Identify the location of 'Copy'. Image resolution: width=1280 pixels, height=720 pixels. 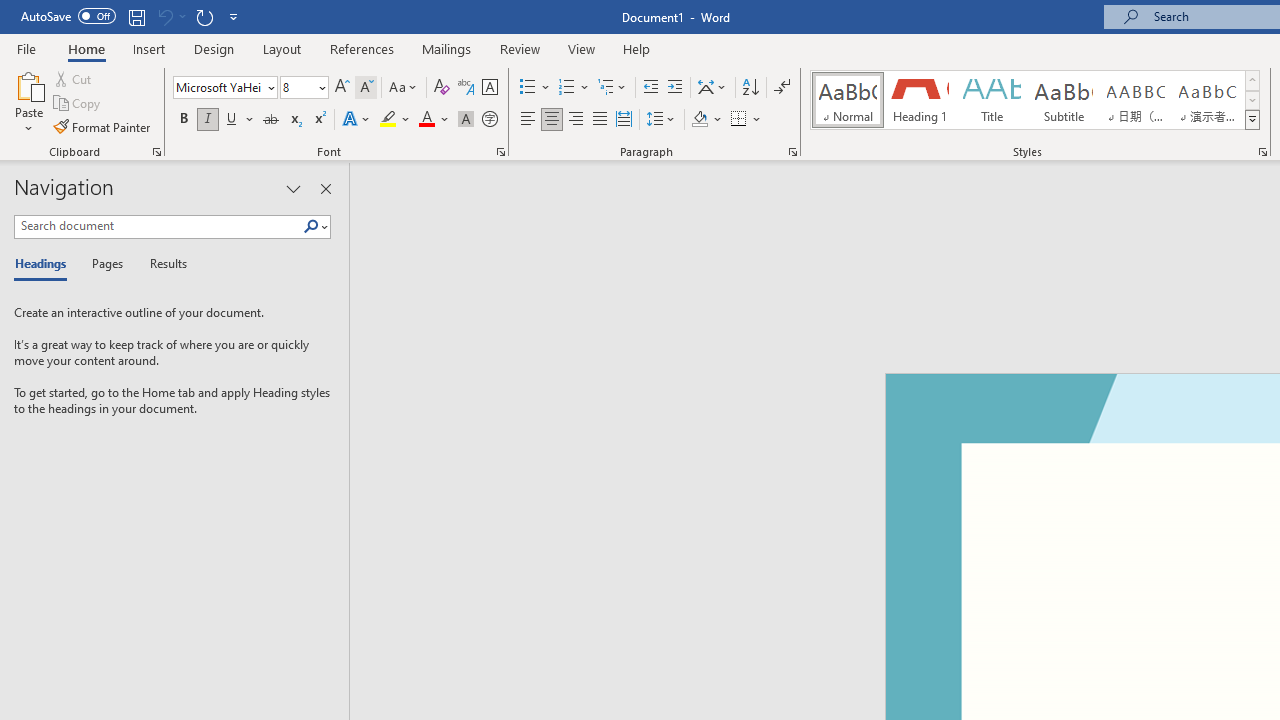
(78, 103).